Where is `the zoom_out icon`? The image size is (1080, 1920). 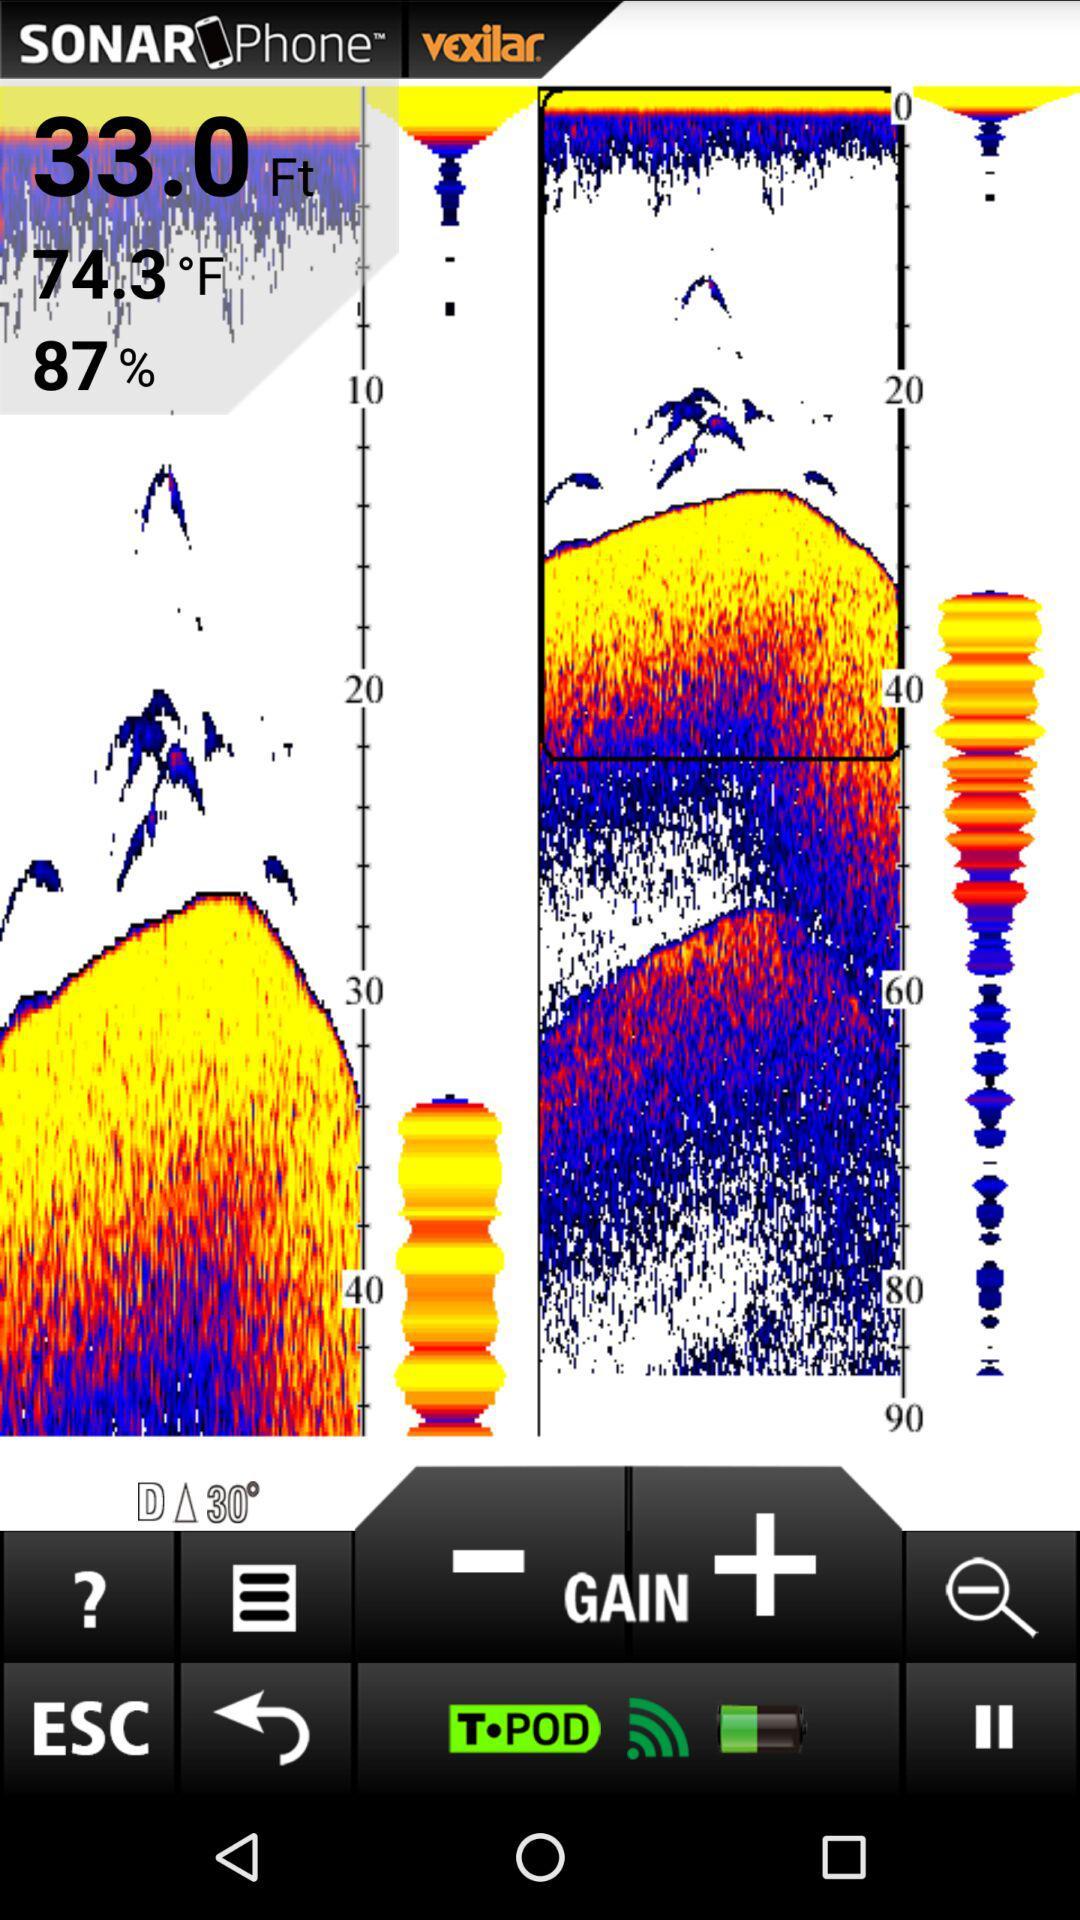
the zoom_out icon is located at coordinates (990, 1708).